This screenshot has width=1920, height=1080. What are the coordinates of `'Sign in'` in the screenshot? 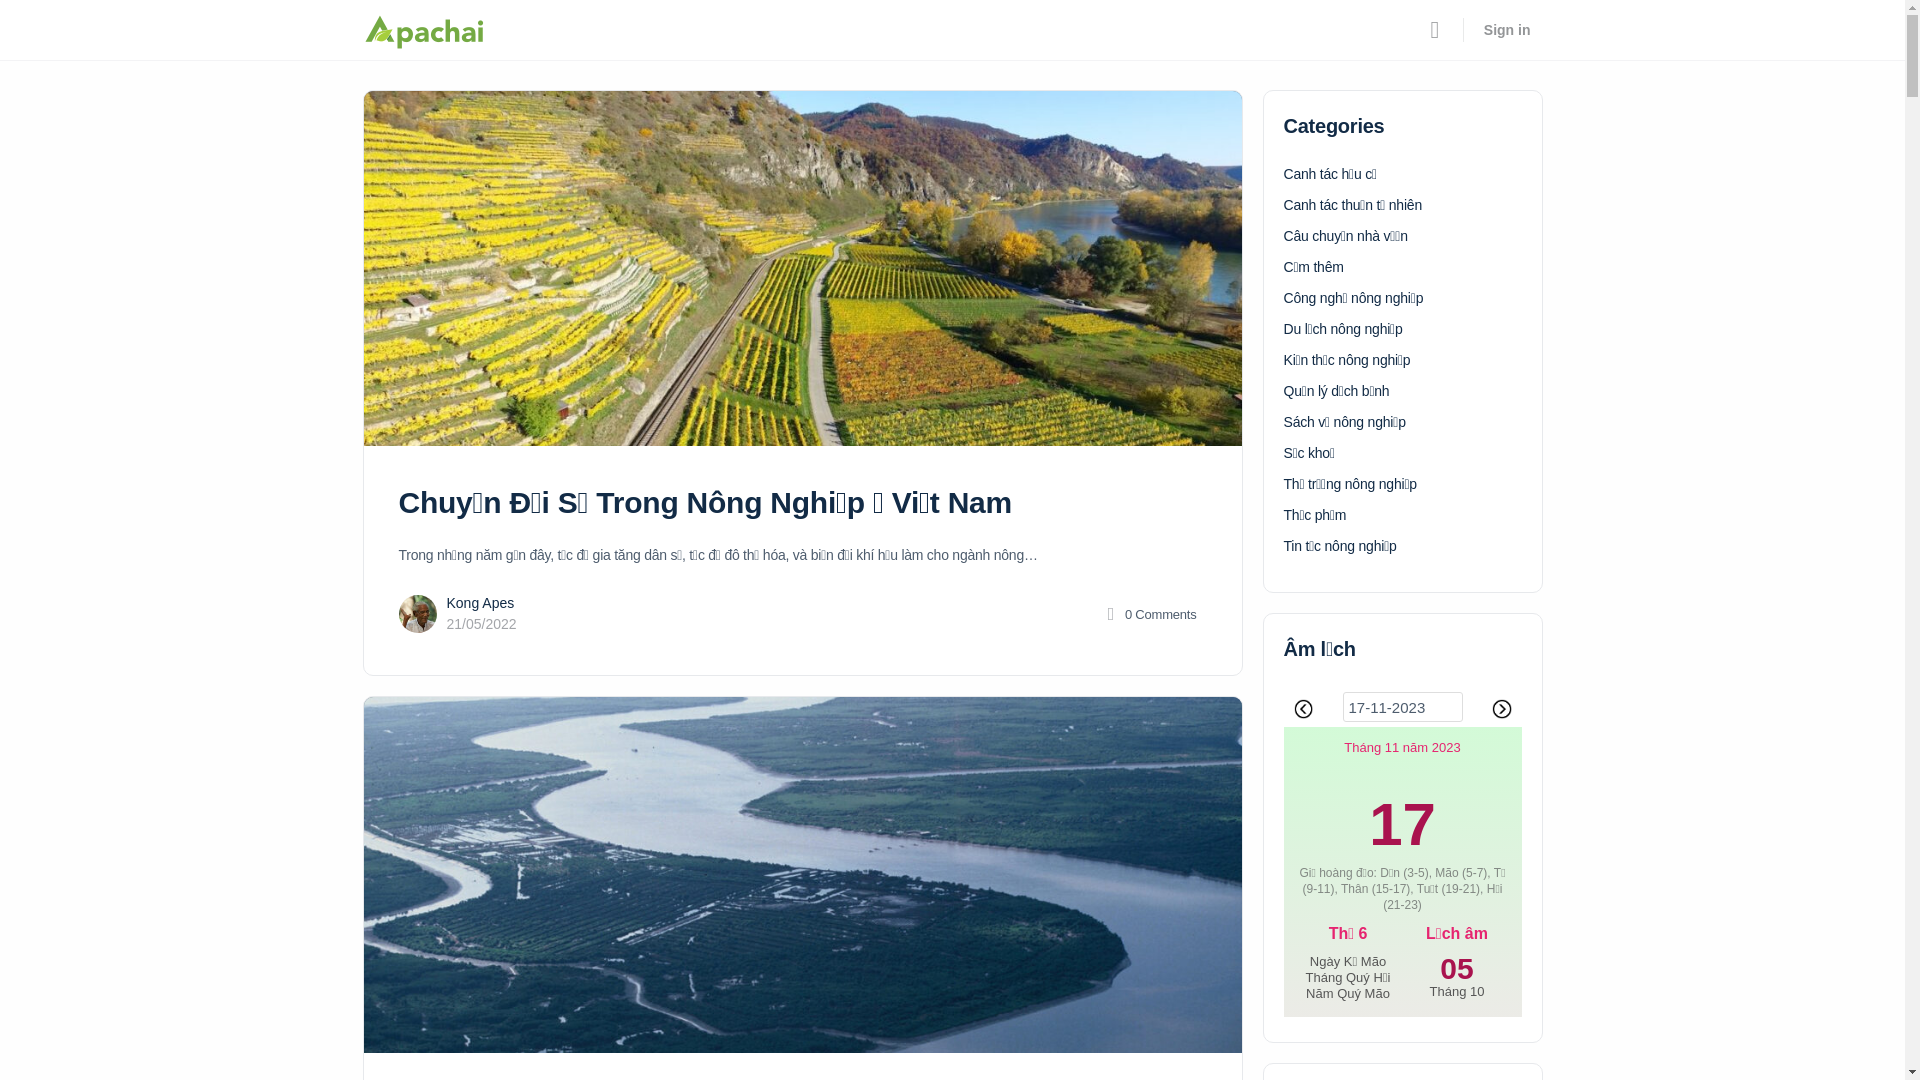 It's located at (1472, 30).